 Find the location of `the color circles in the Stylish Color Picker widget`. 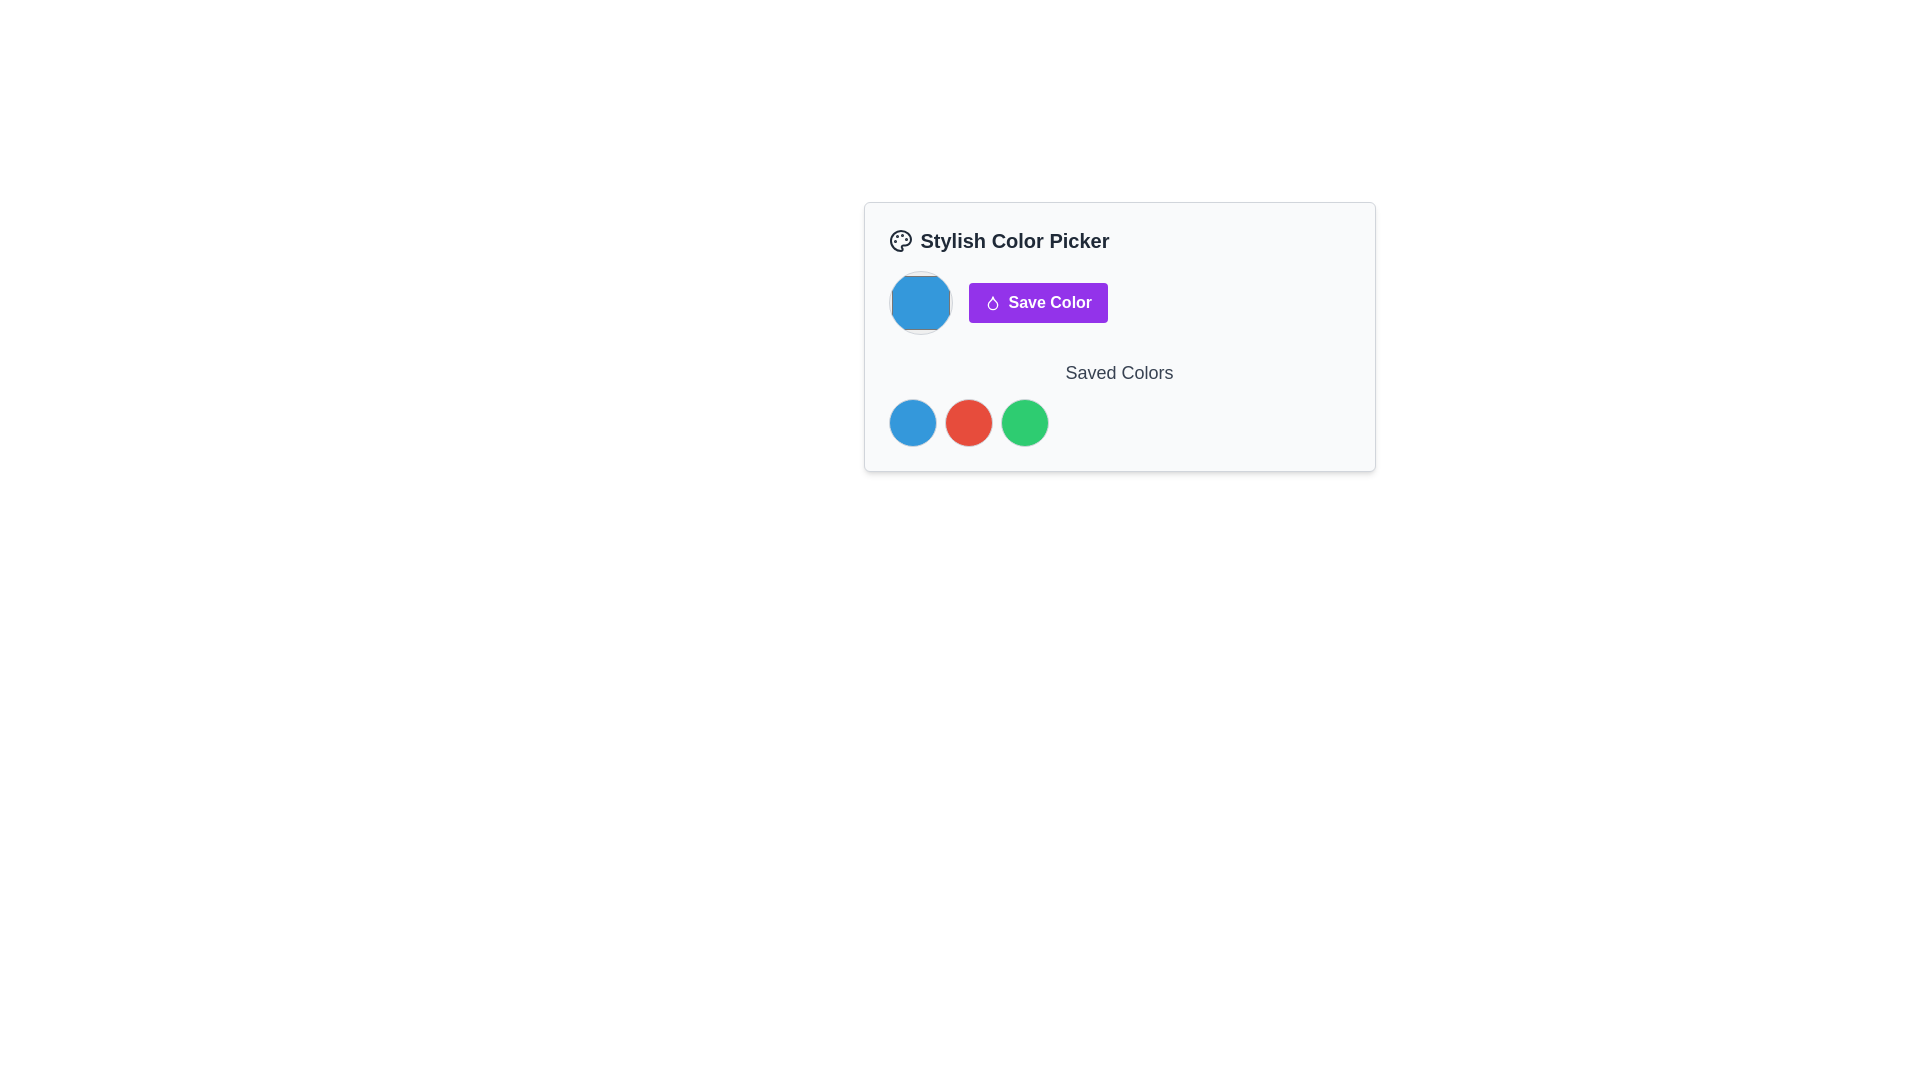

the color circles in the Stylish Color Picker widget is located at coordinates (1118, 335).